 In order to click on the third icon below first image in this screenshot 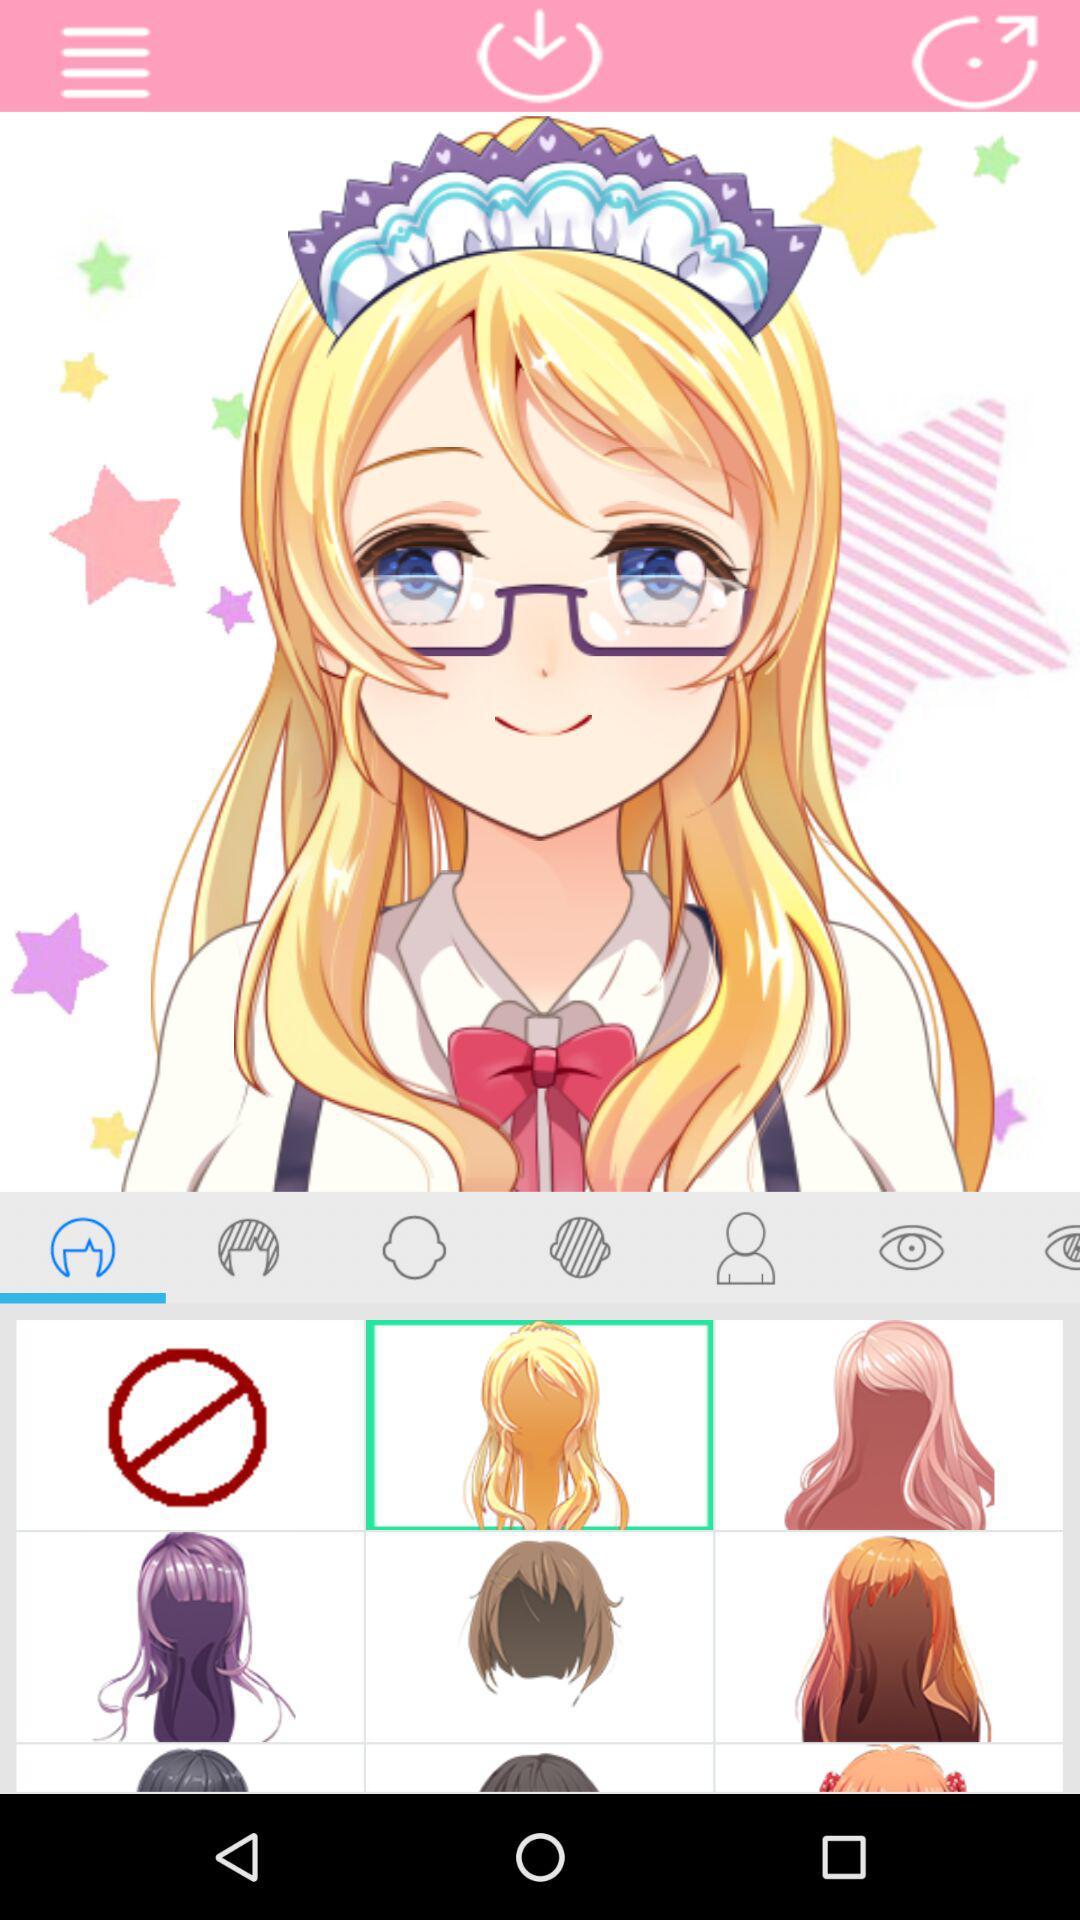, I will do `click(413, 1247)`.